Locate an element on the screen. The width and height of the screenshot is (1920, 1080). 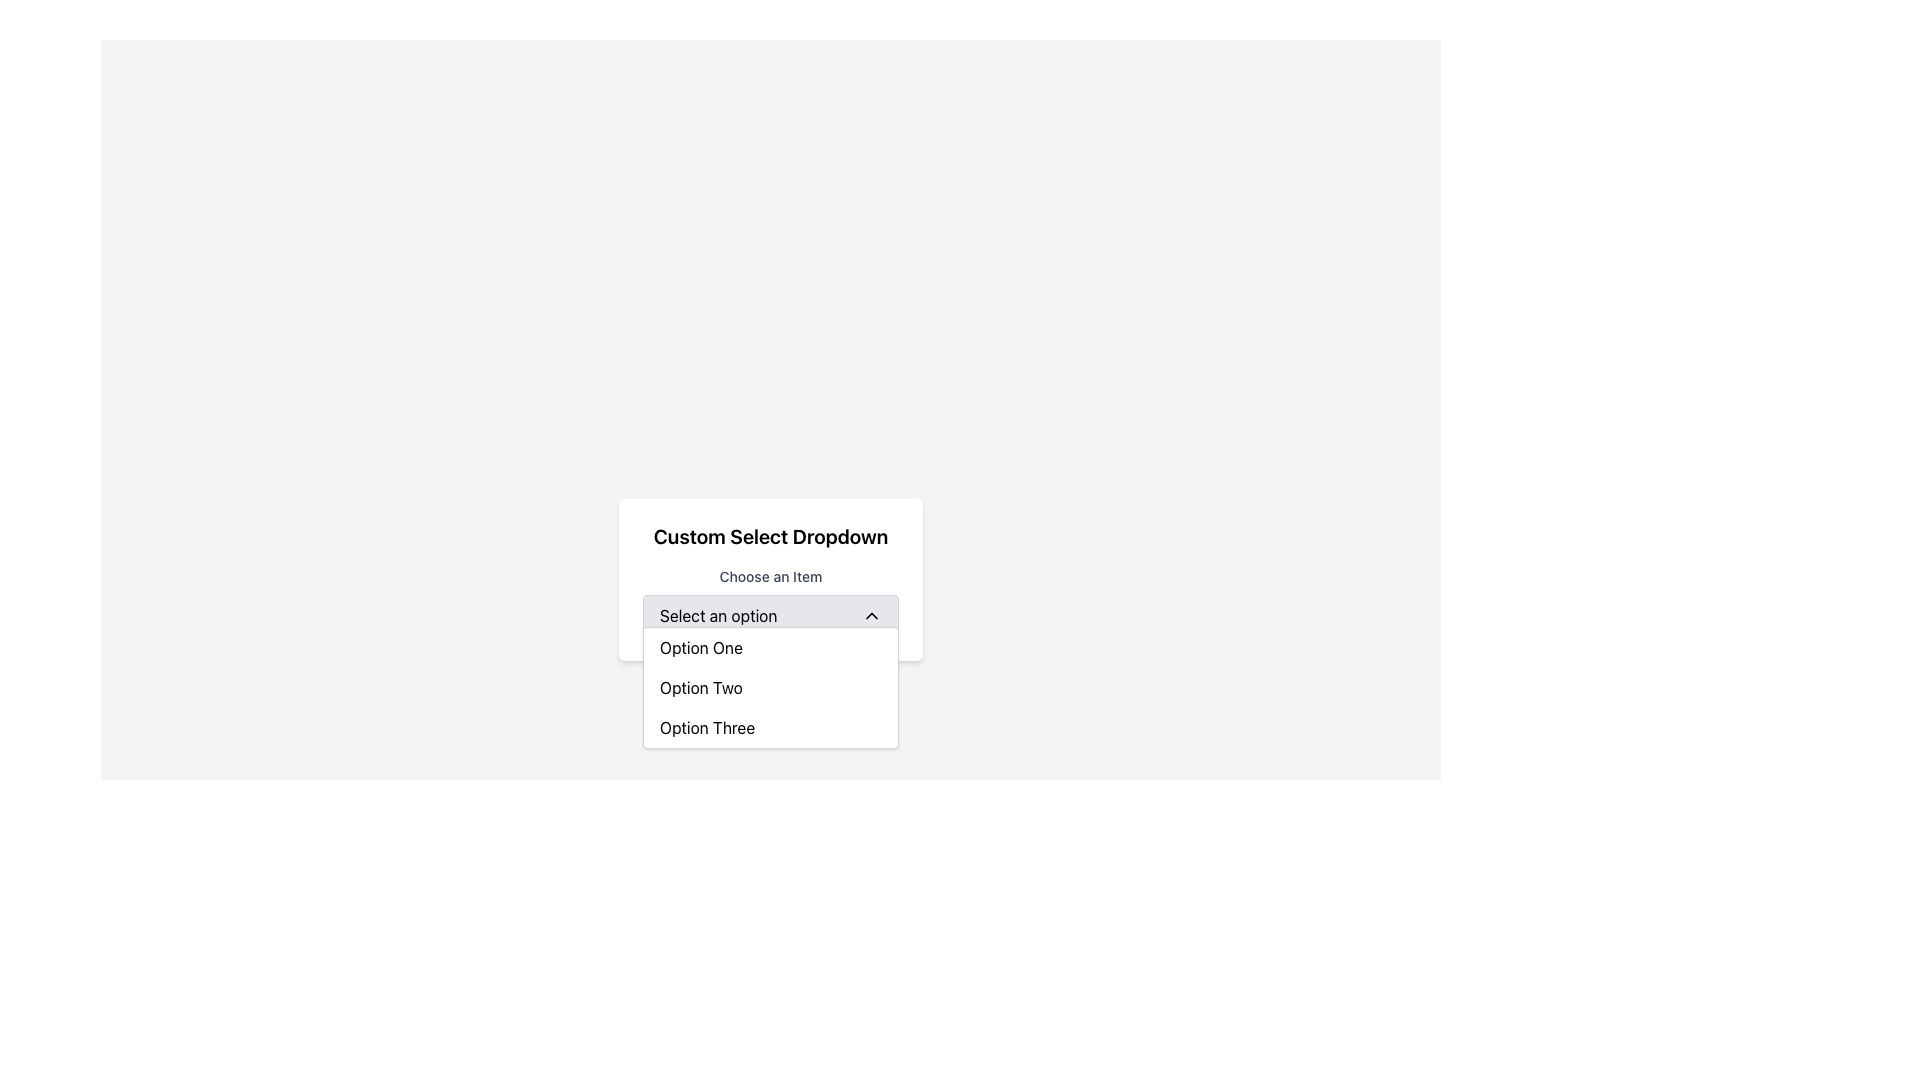
the first item in the dropdown menu that allows the user to select 'Option One', triggering the hover effect is located at coordinates (770, 648).